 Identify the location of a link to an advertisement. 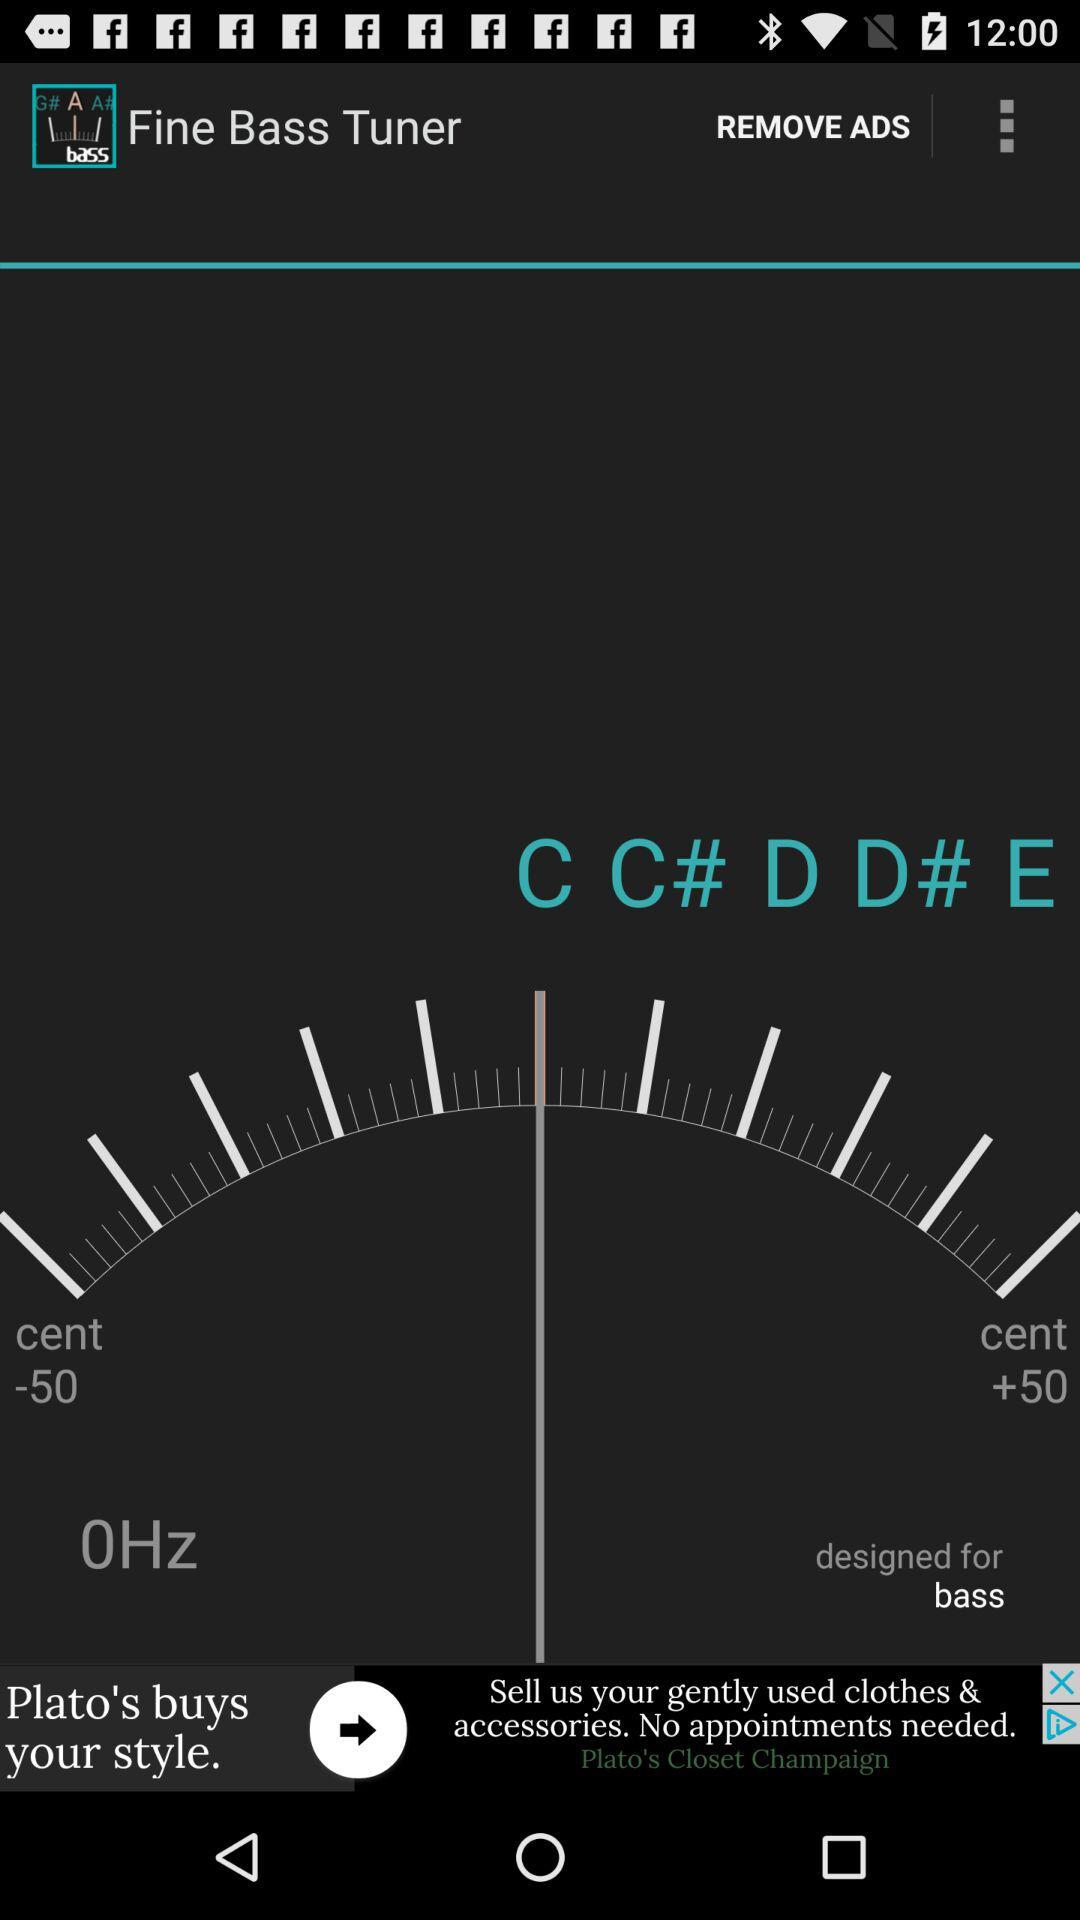
(540, 1727).